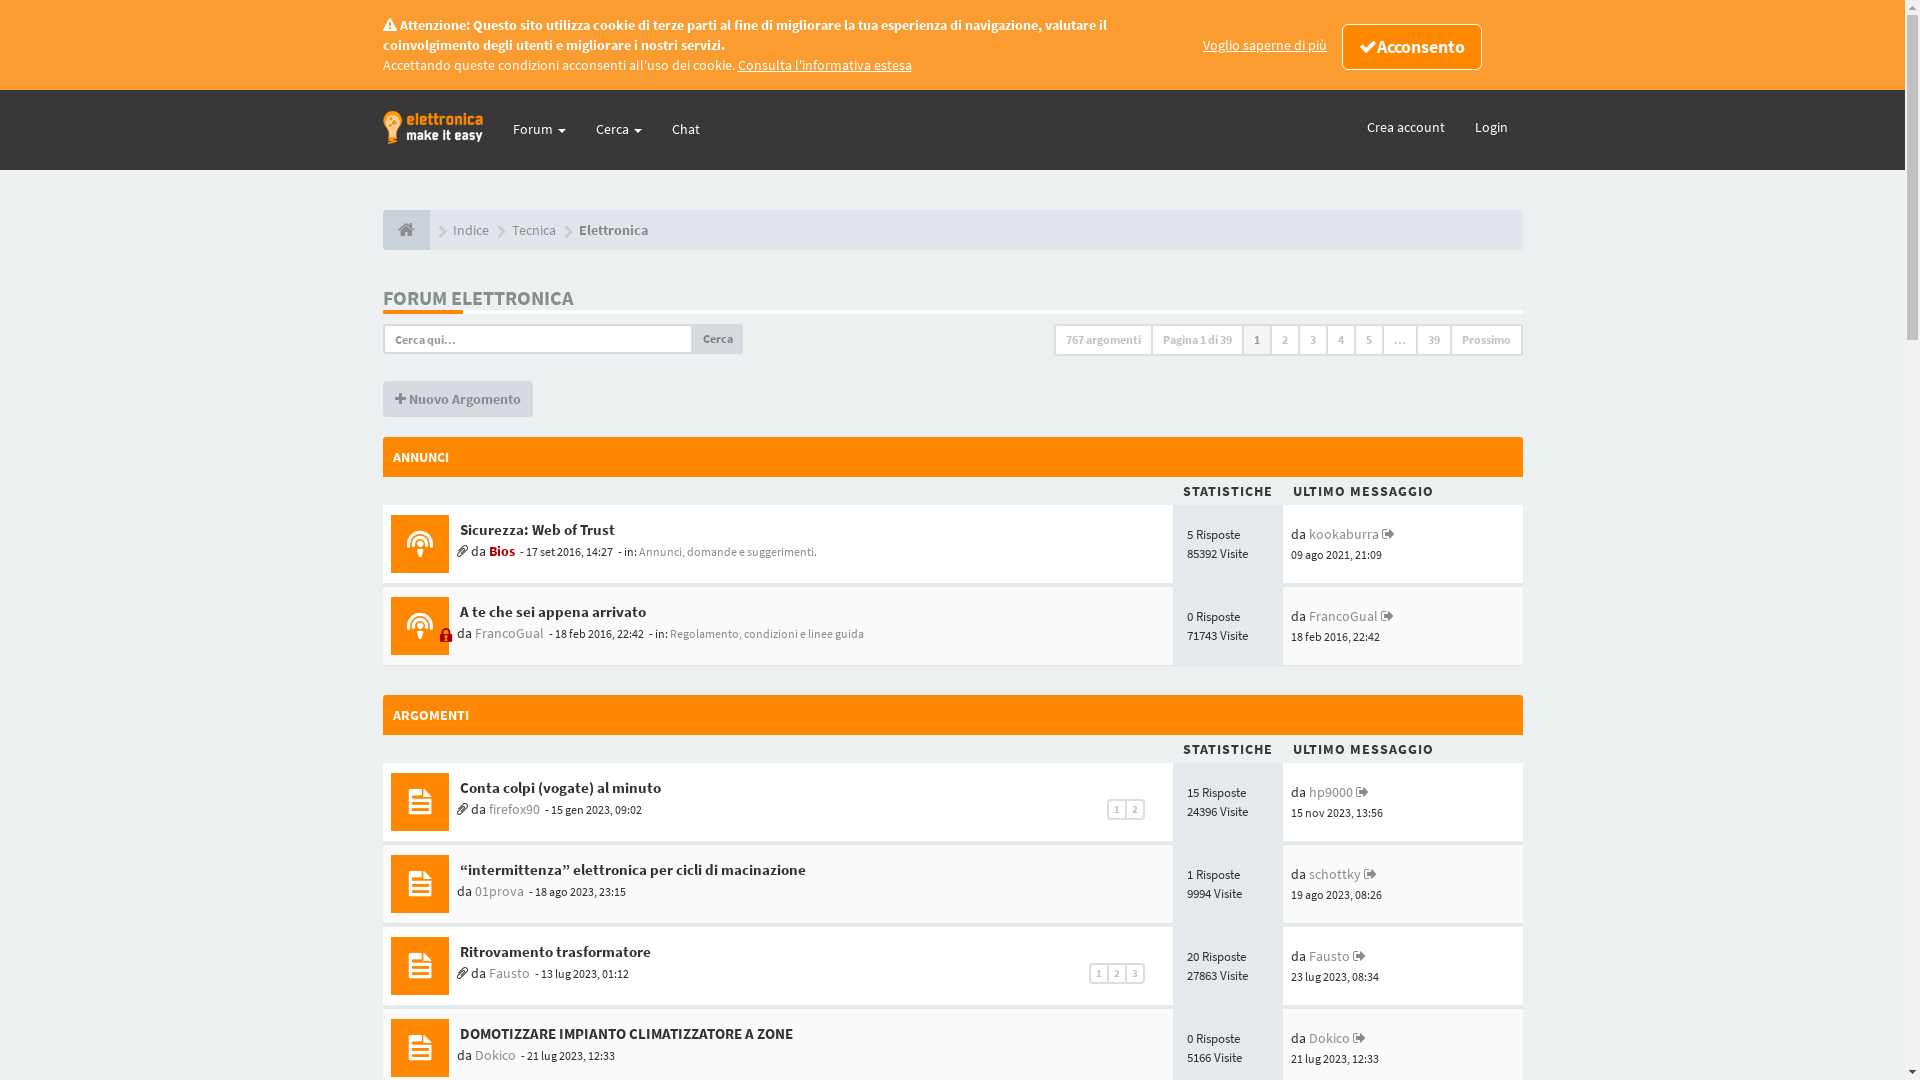 This screenshot has height=1080, width=1920. What do you see at coordinates (469, 229) in the screenshot?
I see `'Indice'` at bounding box center [469, 229].